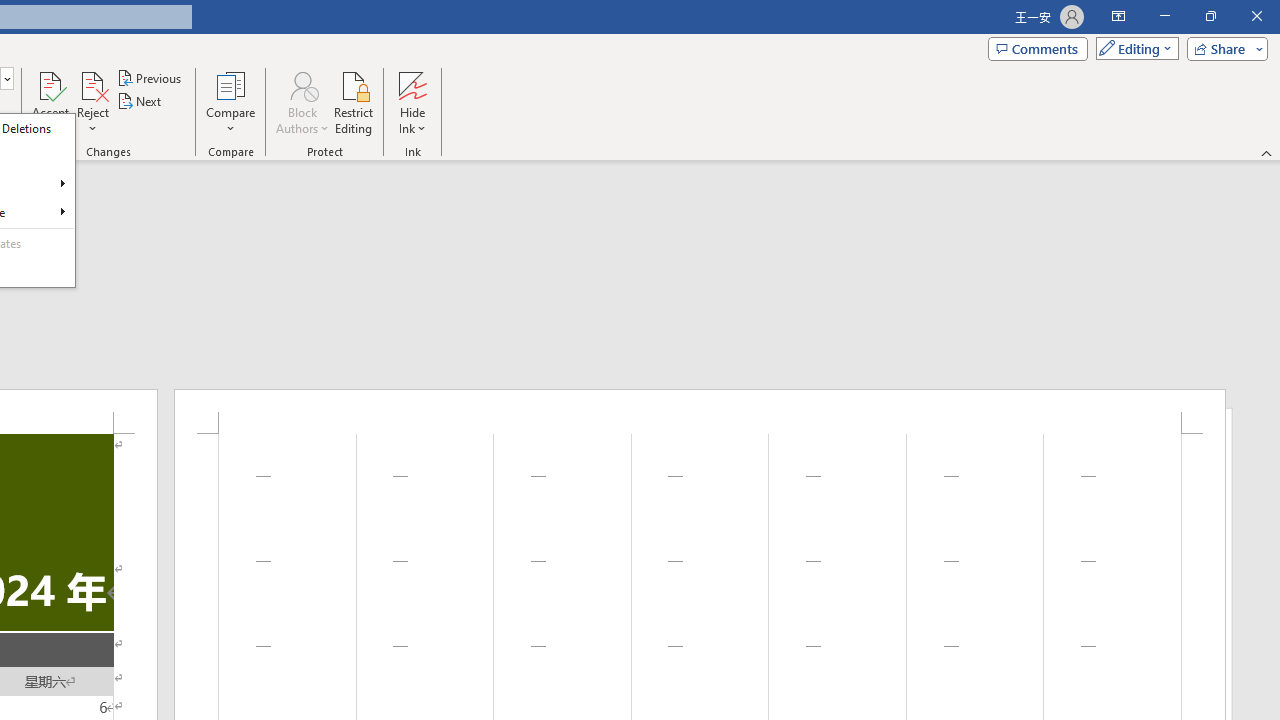 The height and width of the screenshot is (720, 1280). I want to click on 'Accept and Move to Next', so click(50, 84).